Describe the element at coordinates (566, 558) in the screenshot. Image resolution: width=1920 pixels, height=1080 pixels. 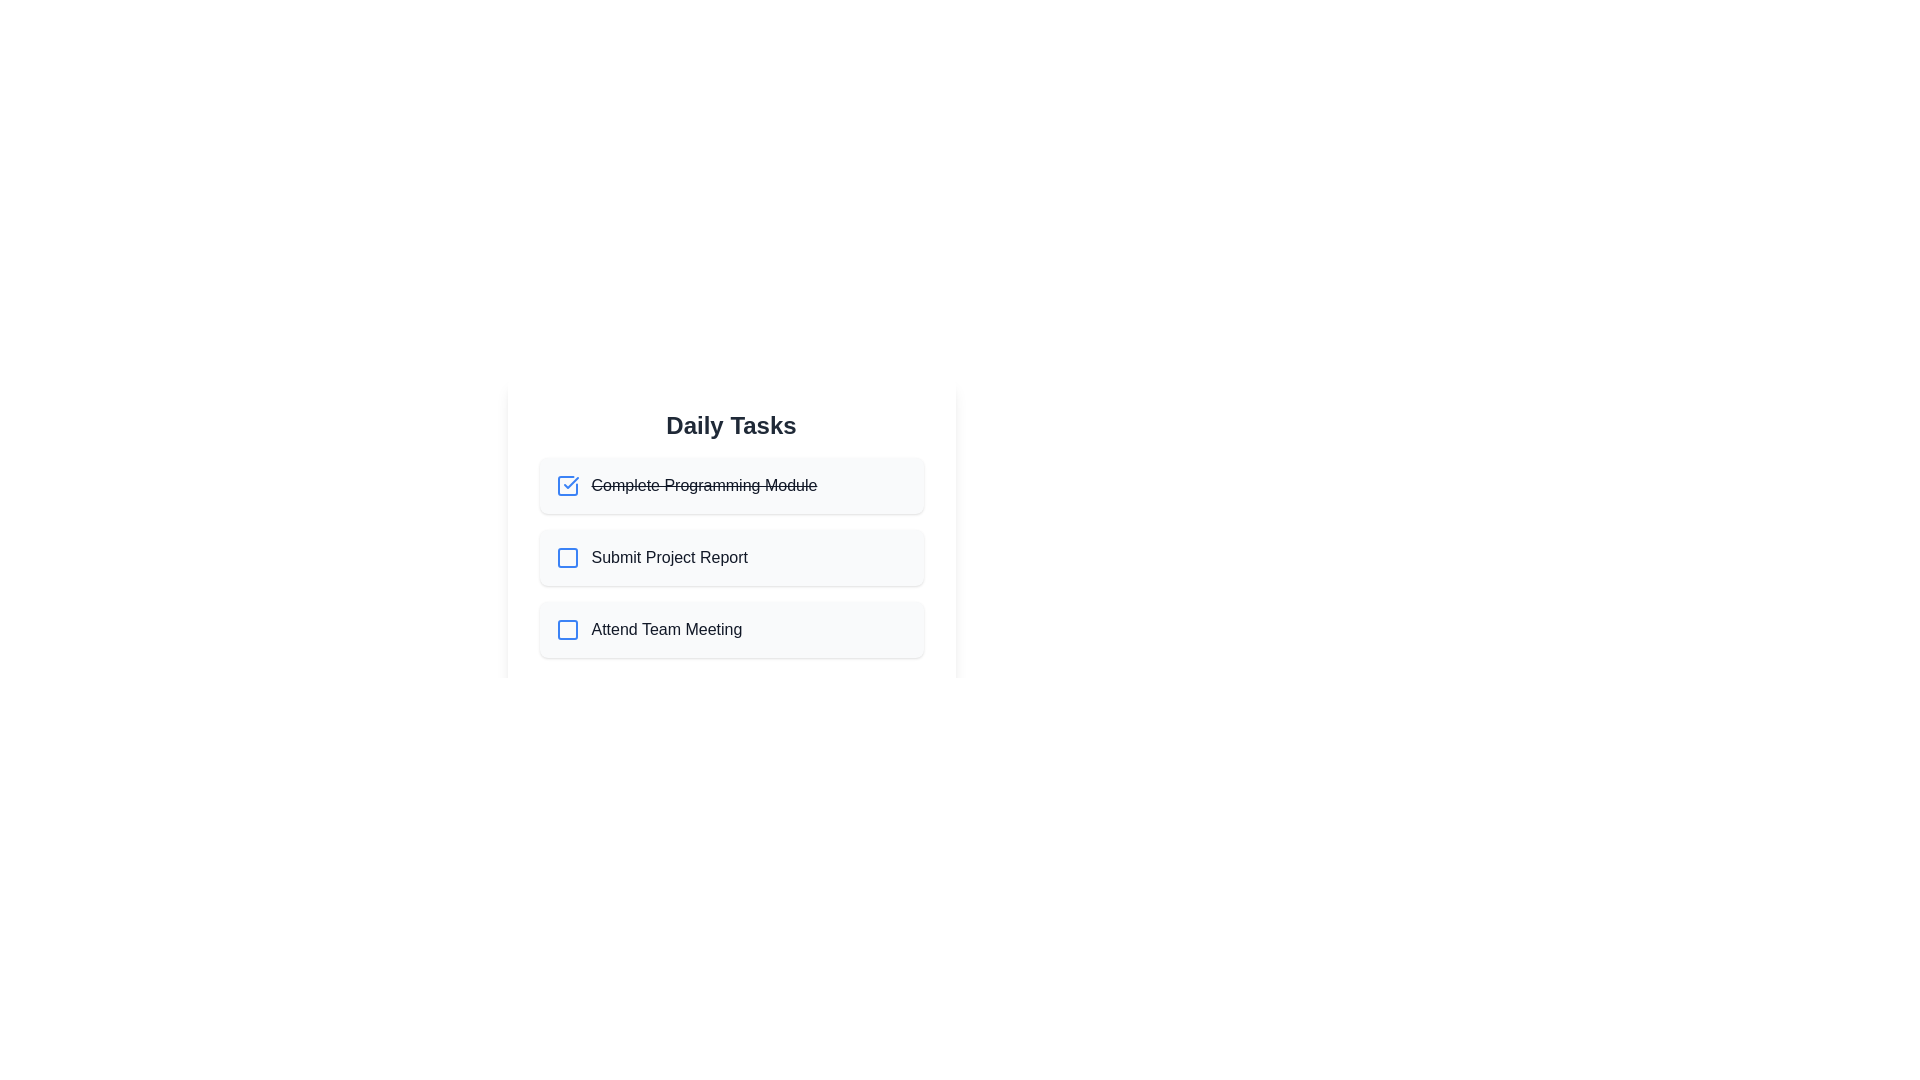
I see `the minimalistic icon styled as a small rounded rectangle with subtle border, located in the second checkbox for 'Submit Project Report'` at that location.